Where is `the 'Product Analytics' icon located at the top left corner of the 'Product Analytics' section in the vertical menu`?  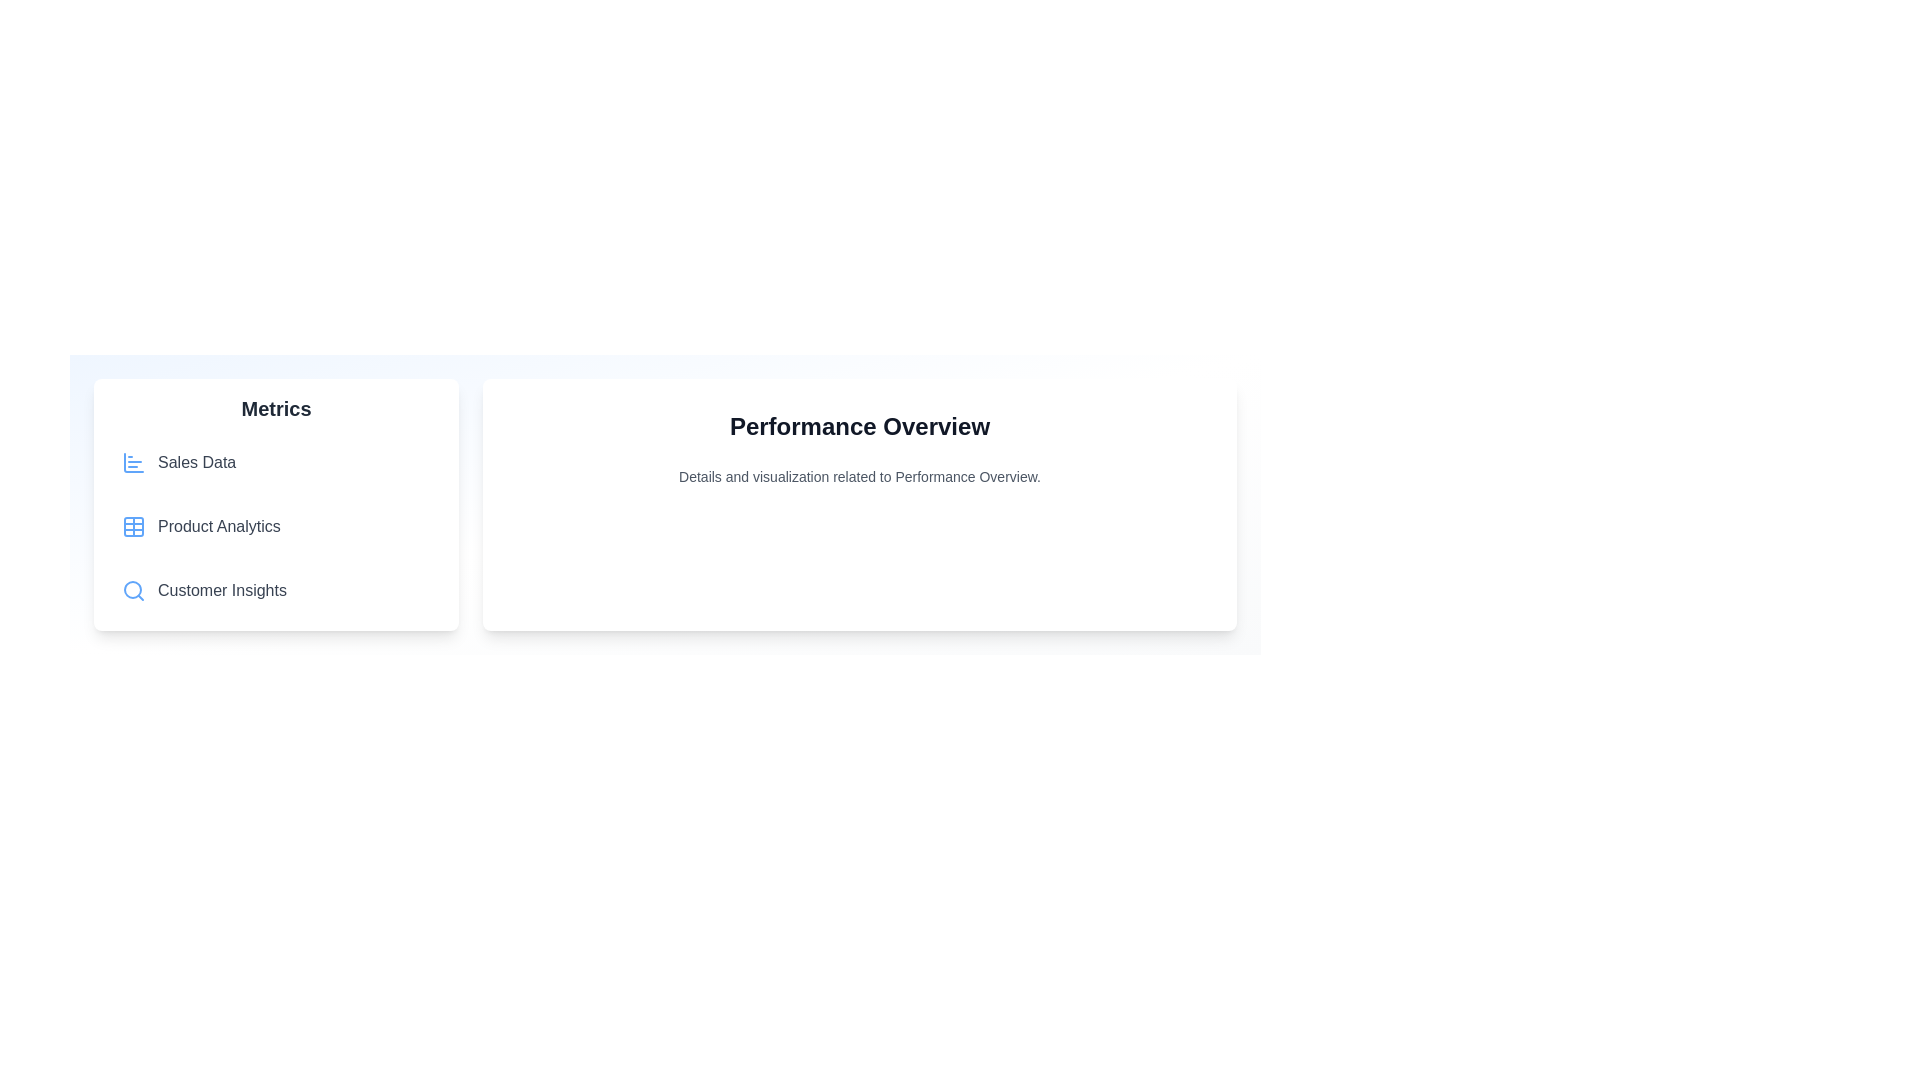 the 'Product Analytics' icon located at the top left corner of the 'Product Analytics' section in the vertical menu is located at coordinates (133, 526).